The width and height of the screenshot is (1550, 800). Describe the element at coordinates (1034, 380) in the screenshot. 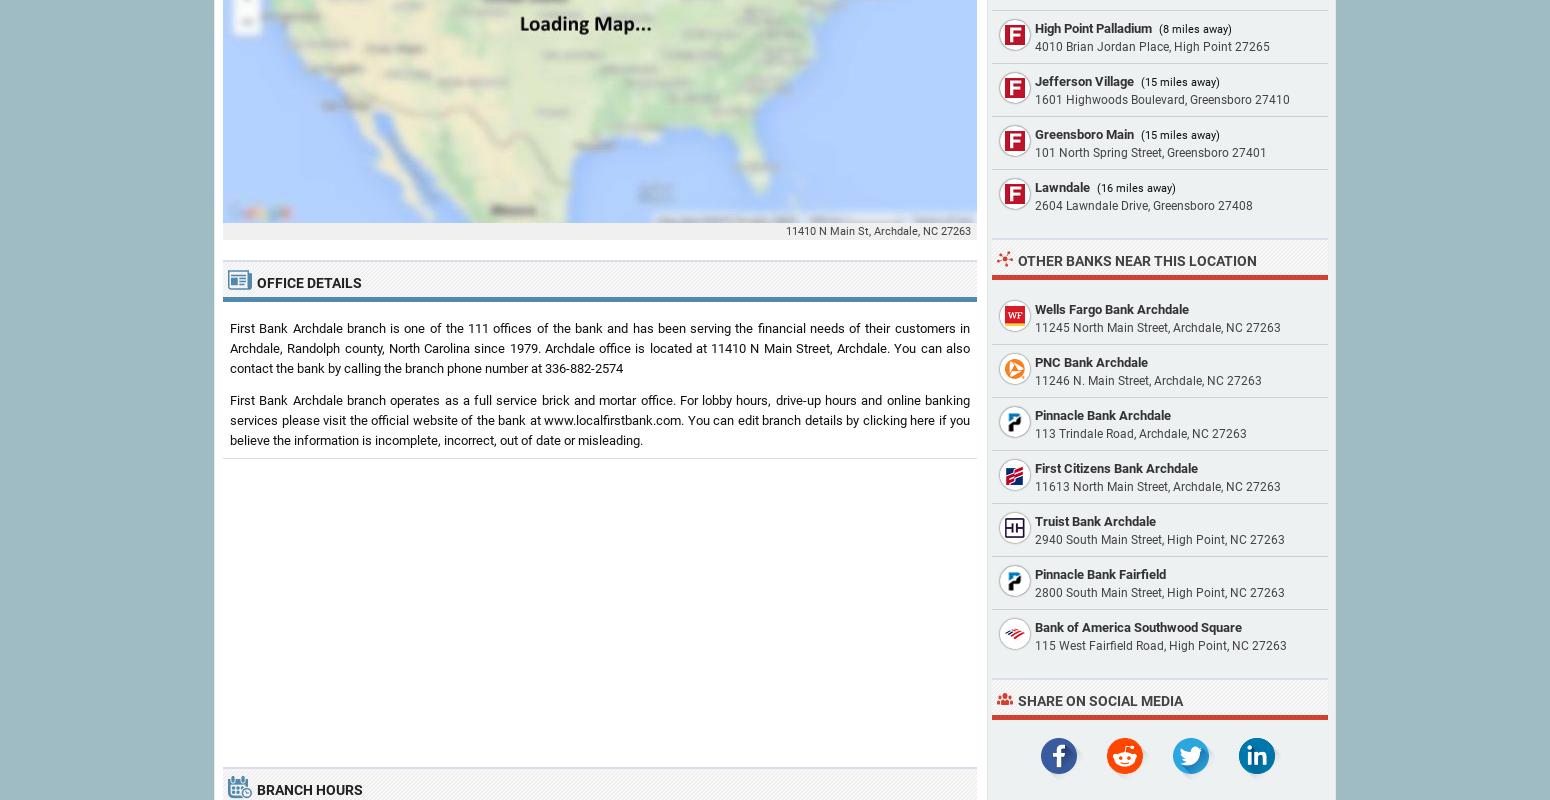

I see `'11246 N. Main Street, Archdale, NC 27263'` at that location.